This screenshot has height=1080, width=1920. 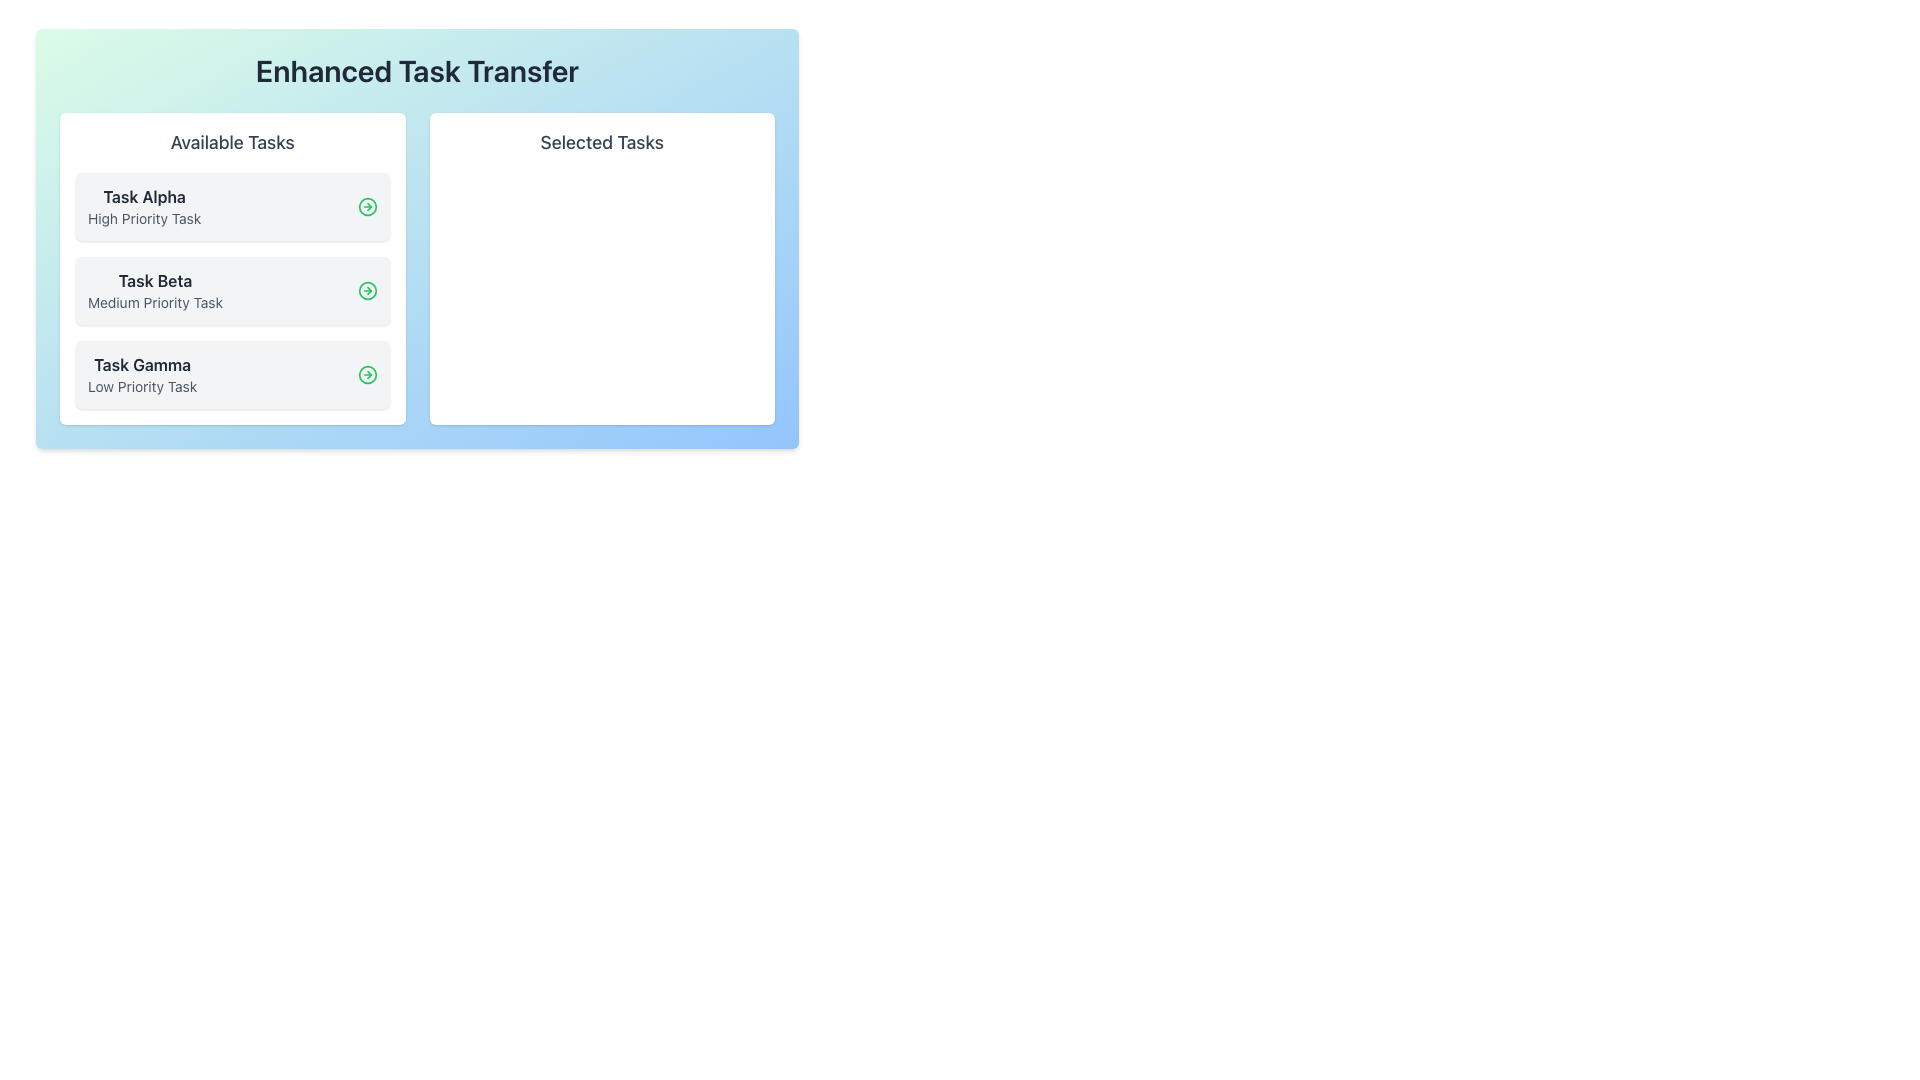 What do you see at coordinates (367, 290) in the screenshot?
I see `the circular button with a green outline and white arrow pointing right located at the rightmost side of the 'Task Beta' card` at bounding box center [367, 290].